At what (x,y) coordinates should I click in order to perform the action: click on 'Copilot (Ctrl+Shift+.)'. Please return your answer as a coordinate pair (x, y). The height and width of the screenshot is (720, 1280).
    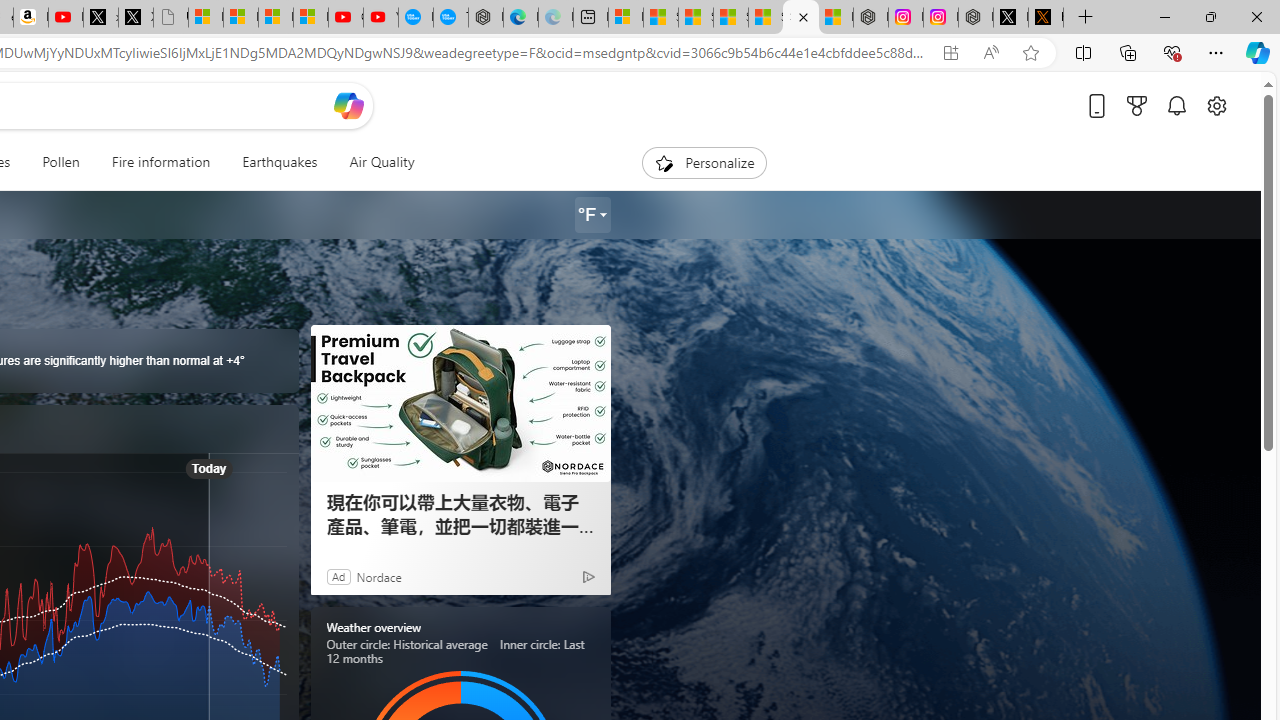
    Looking at the image, I should click on (1257, 51).